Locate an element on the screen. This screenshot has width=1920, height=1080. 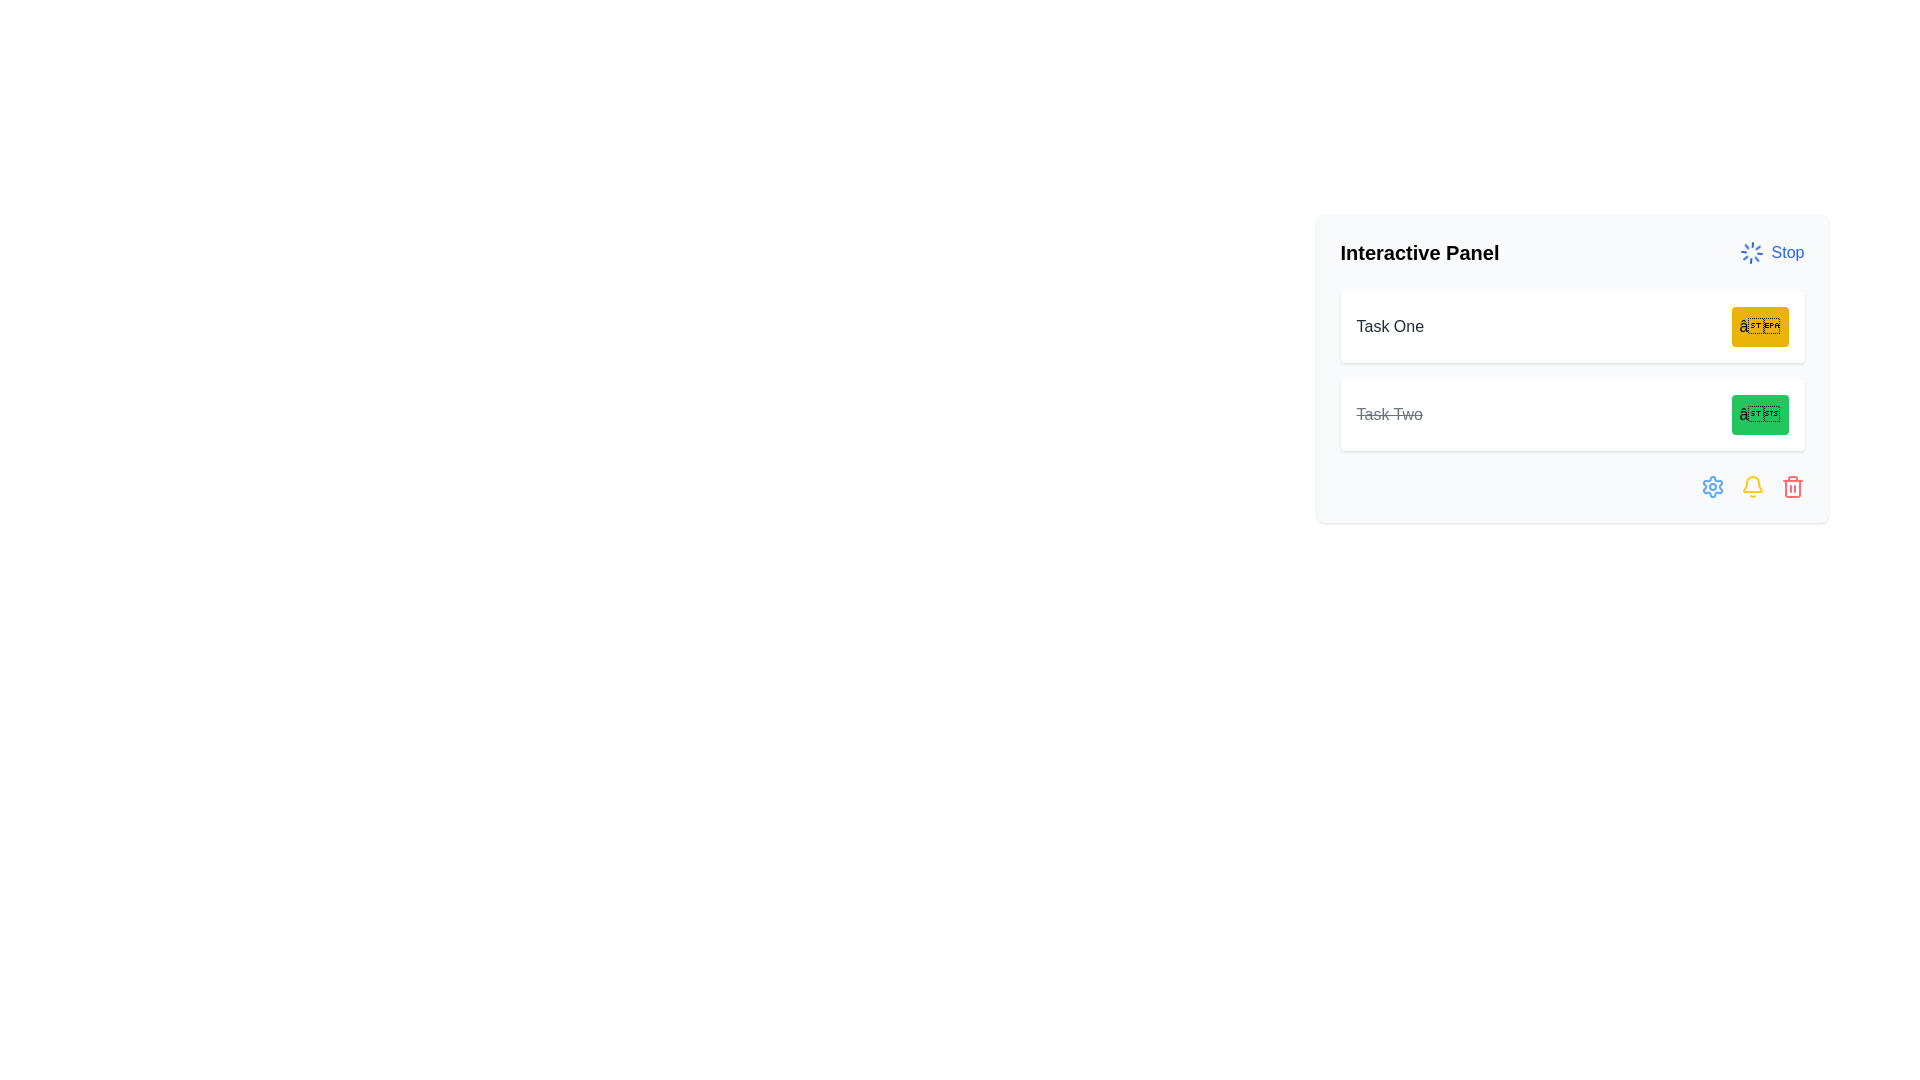
the small red trash bin icon located at the bottom right of the panel is located at coordinates (1792, 486).